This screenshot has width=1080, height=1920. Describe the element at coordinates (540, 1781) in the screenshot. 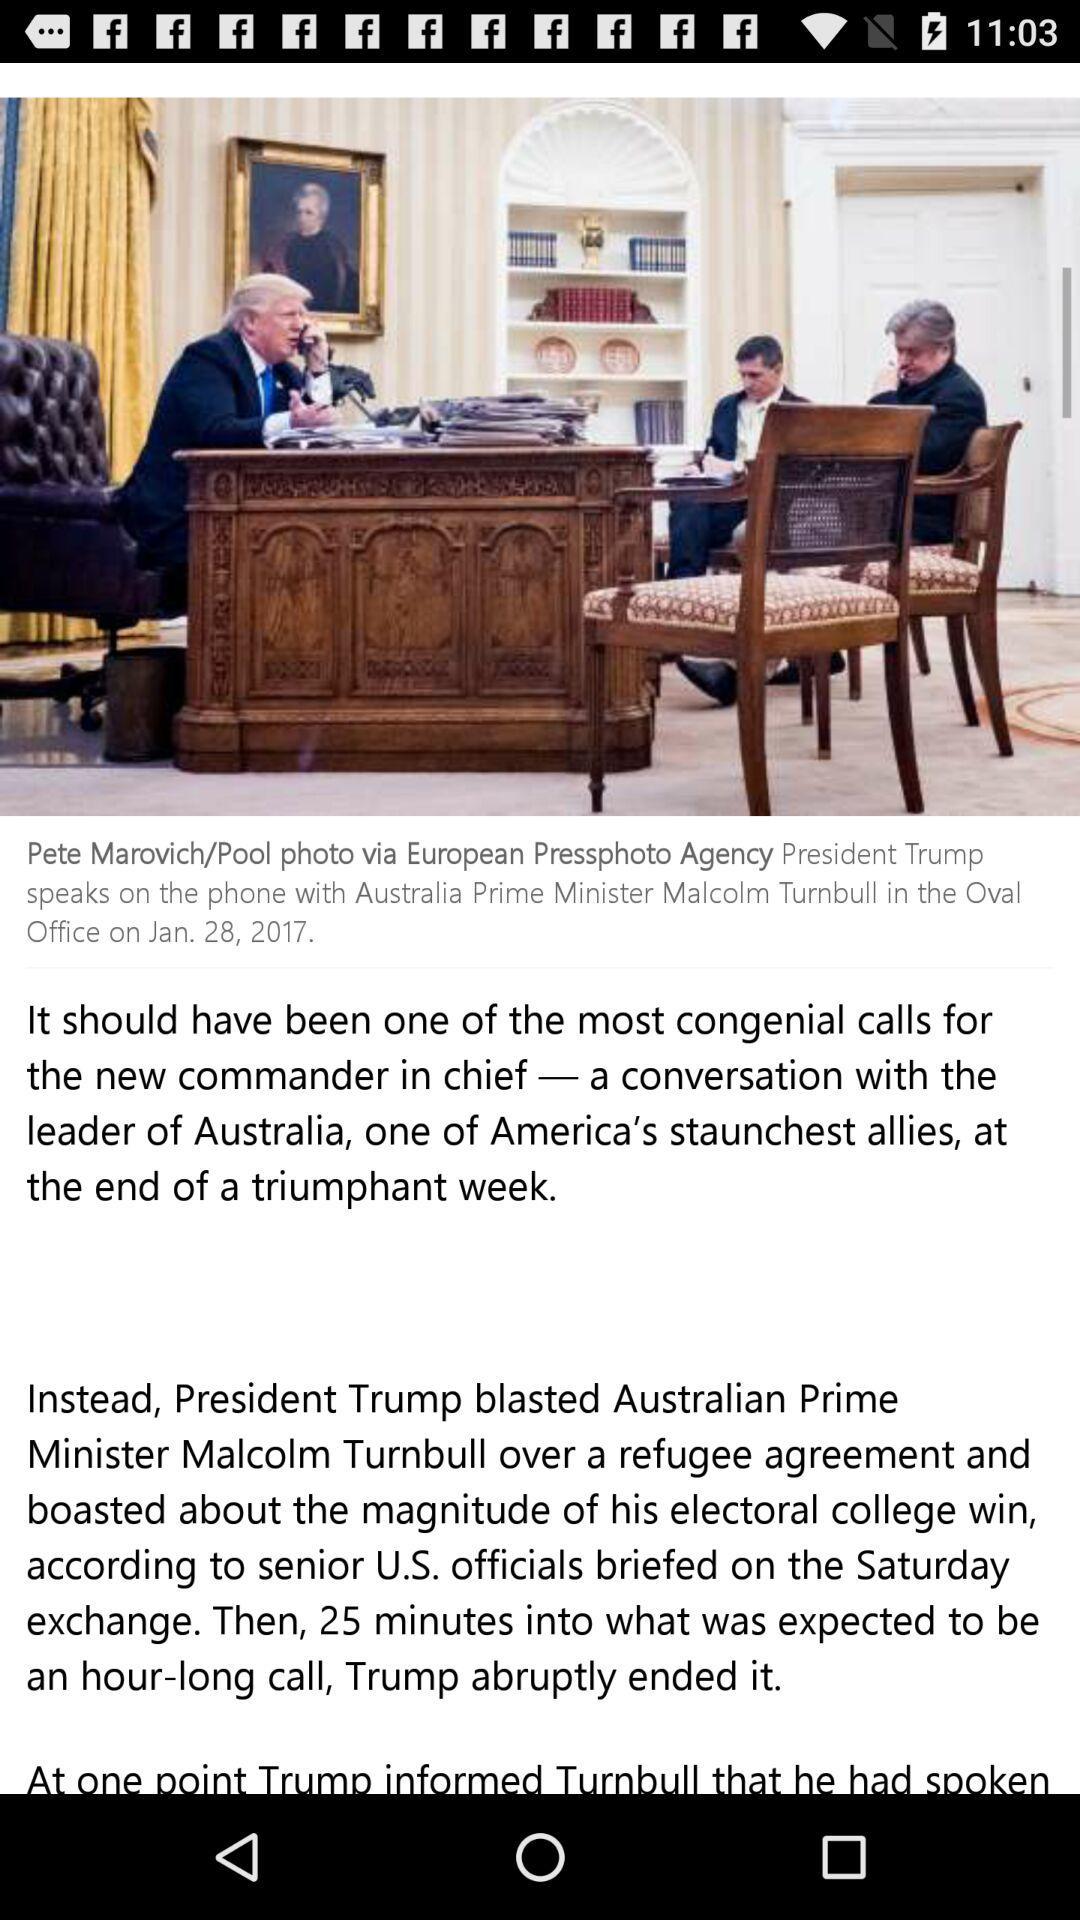

I see `the item below instead president trump` at that location.